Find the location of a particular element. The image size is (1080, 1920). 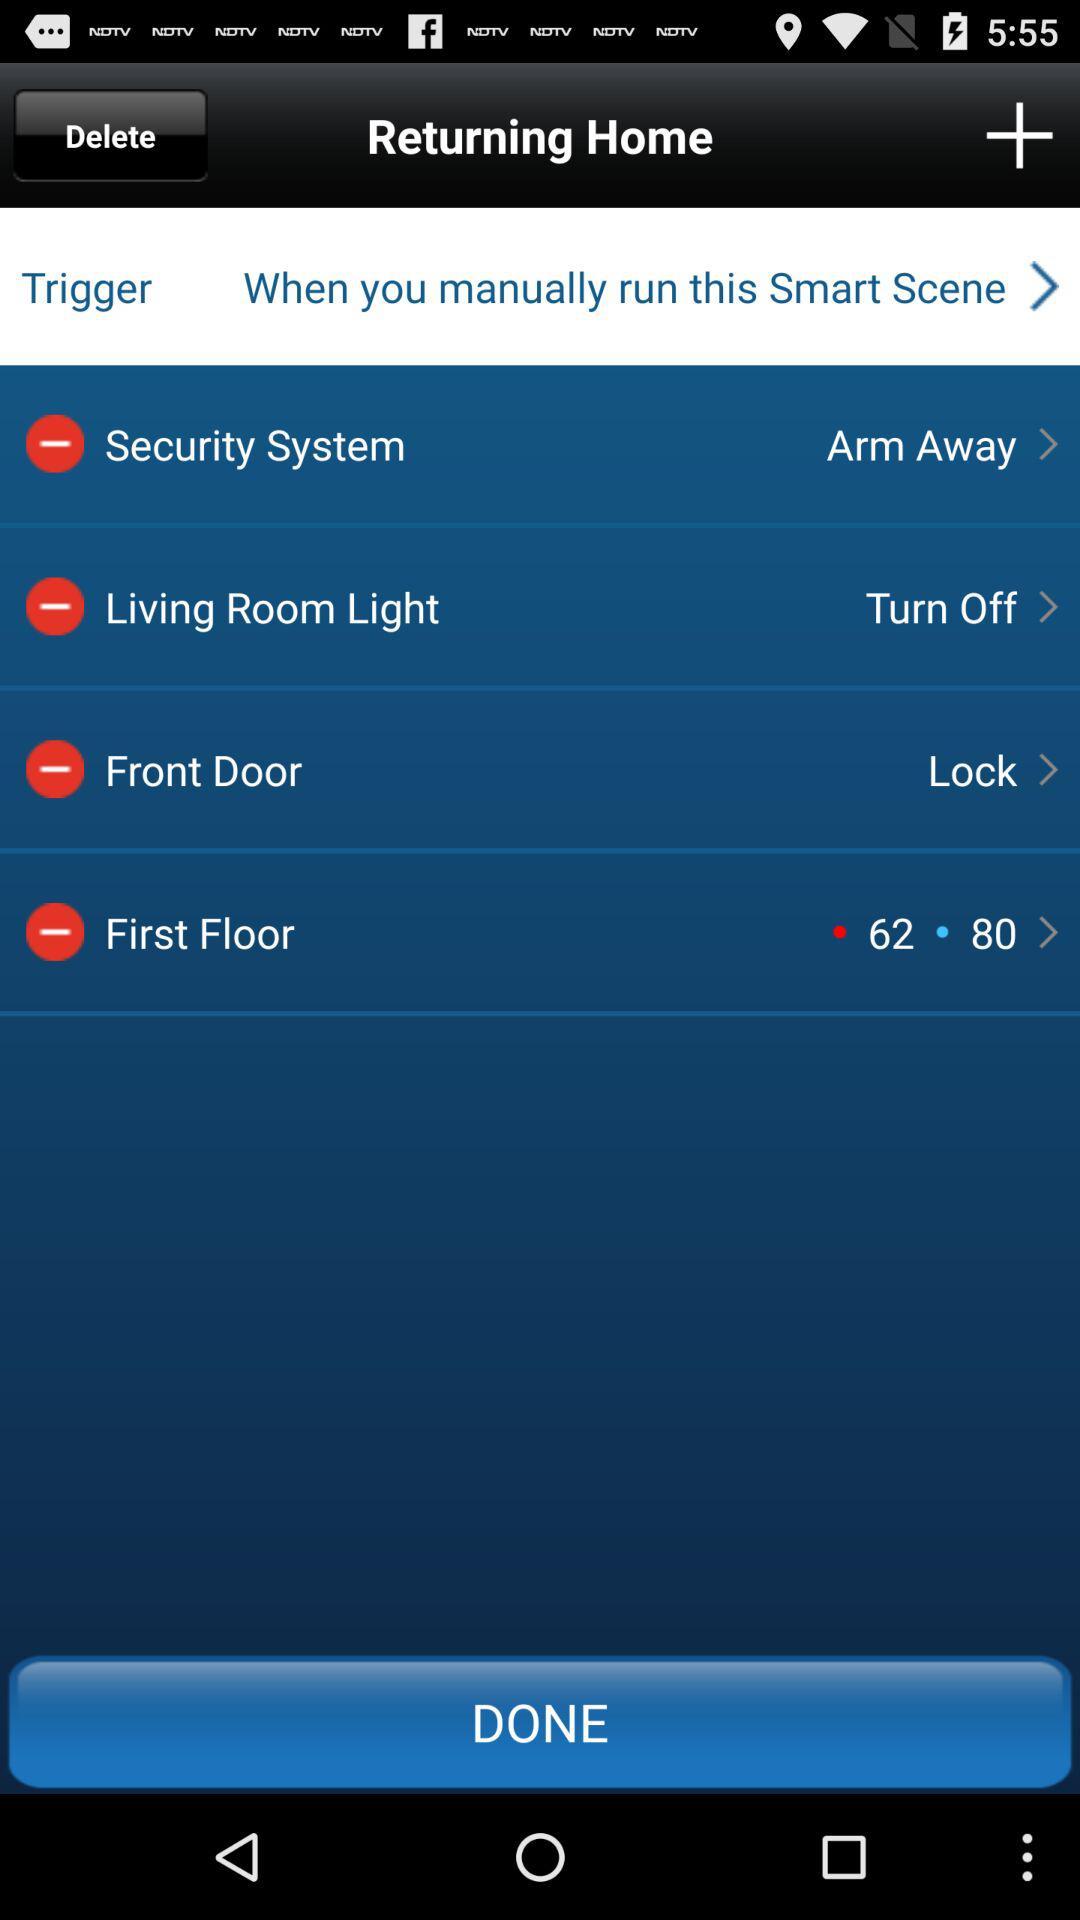

the icon below front door app is located at coordinates (890, 931).